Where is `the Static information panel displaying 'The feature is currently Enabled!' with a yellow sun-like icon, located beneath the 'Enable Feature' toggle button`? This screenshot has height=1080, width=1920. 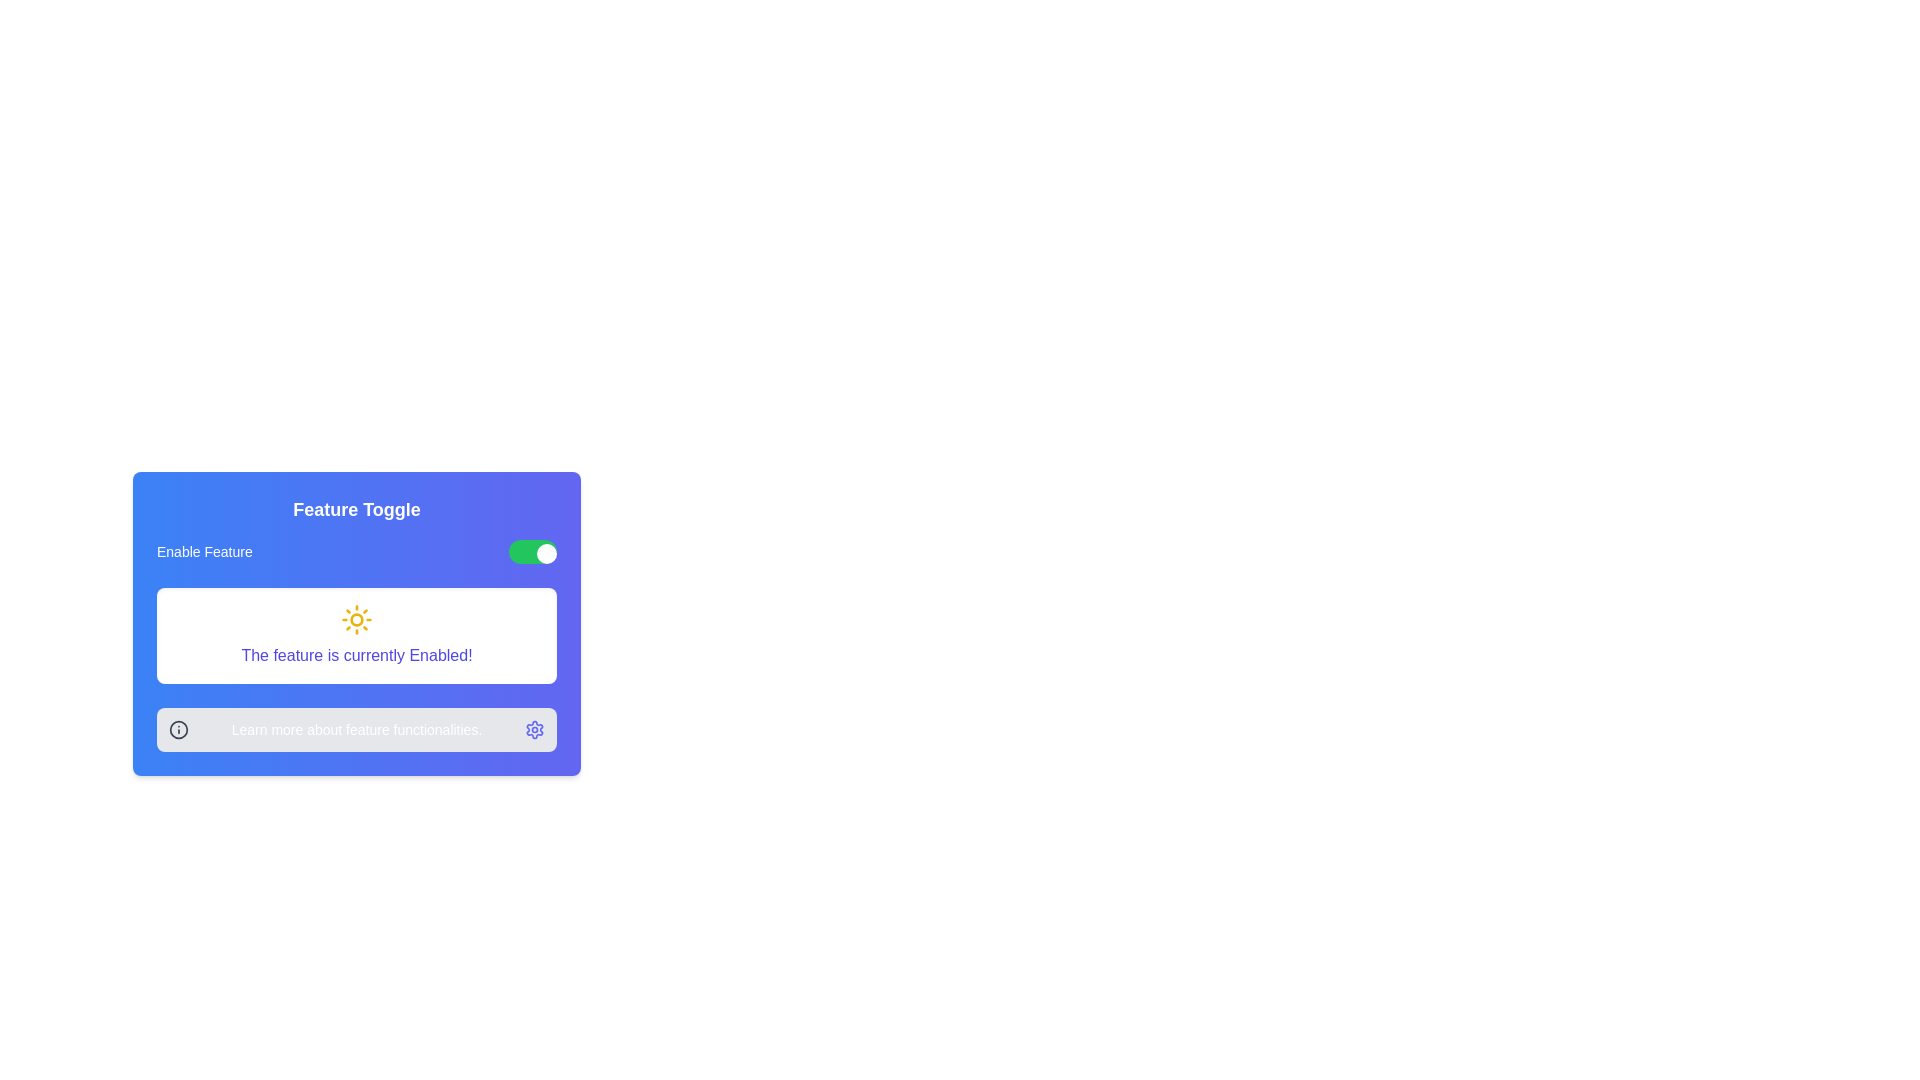
the Static information panel displaying 'The feature is currently Enabled!' with a yellow sun-like icon, located beneath the 'Enable Feature' toggle button is located at coordinates (356, 636).